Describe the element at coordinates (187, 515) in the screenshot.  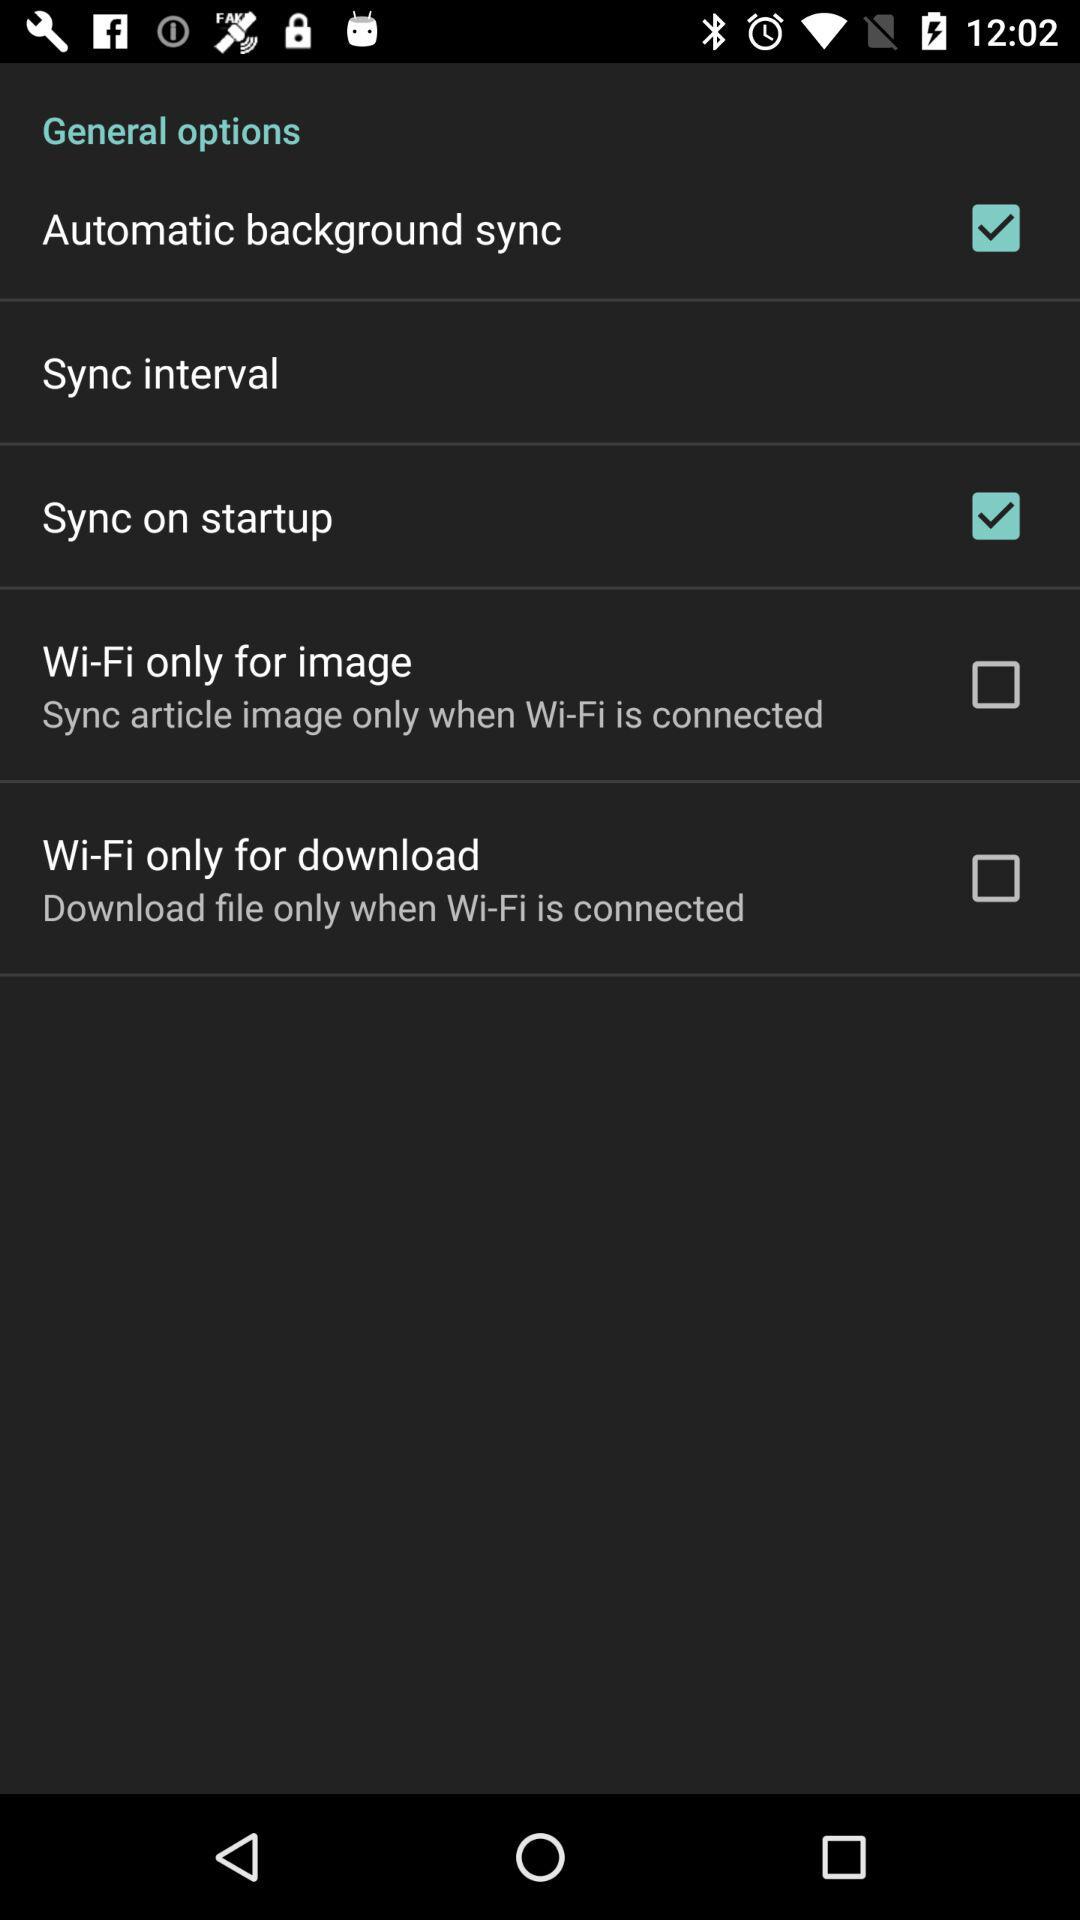
I see `the icon below the sync interval` at that location.